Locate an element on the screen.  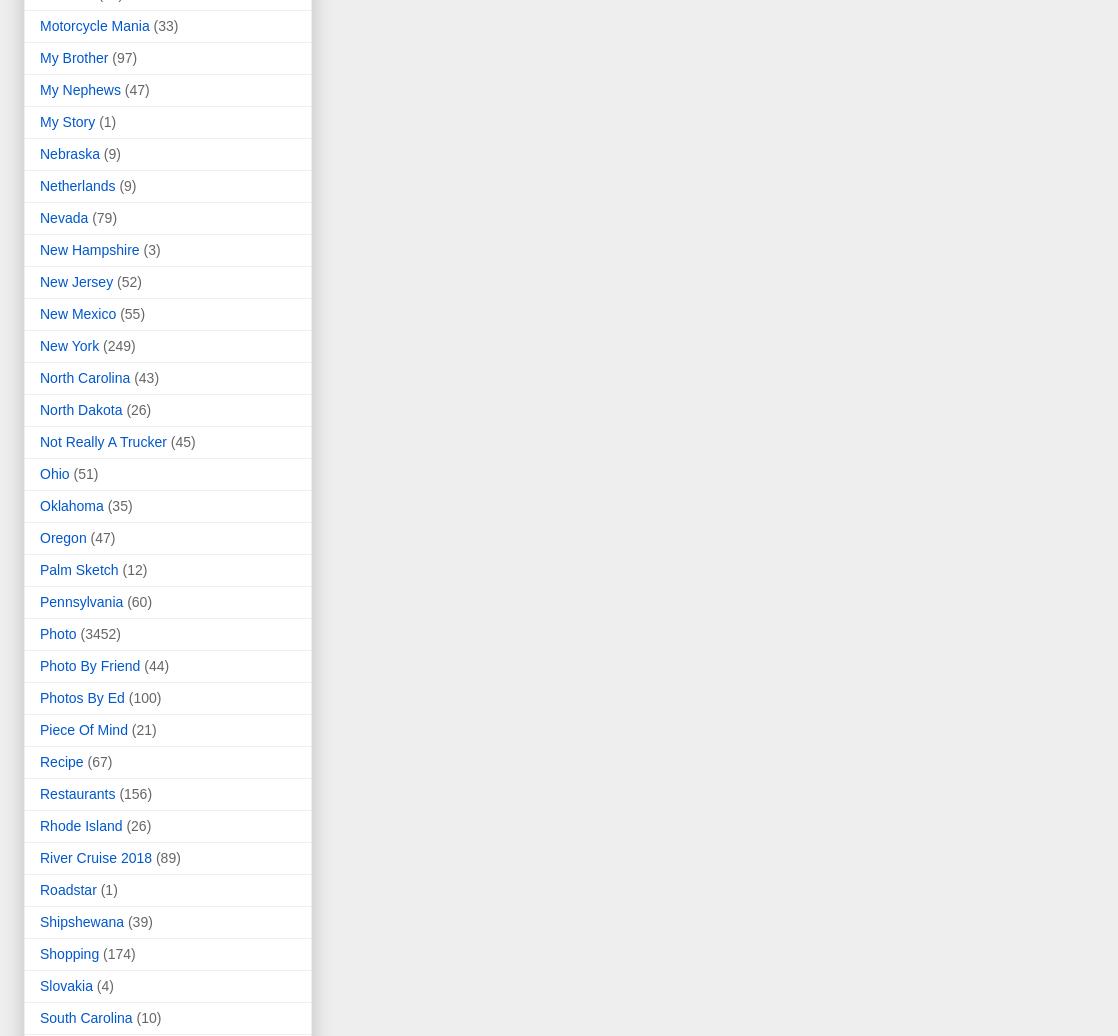
'(174)' is located at coordinates (118, 953).